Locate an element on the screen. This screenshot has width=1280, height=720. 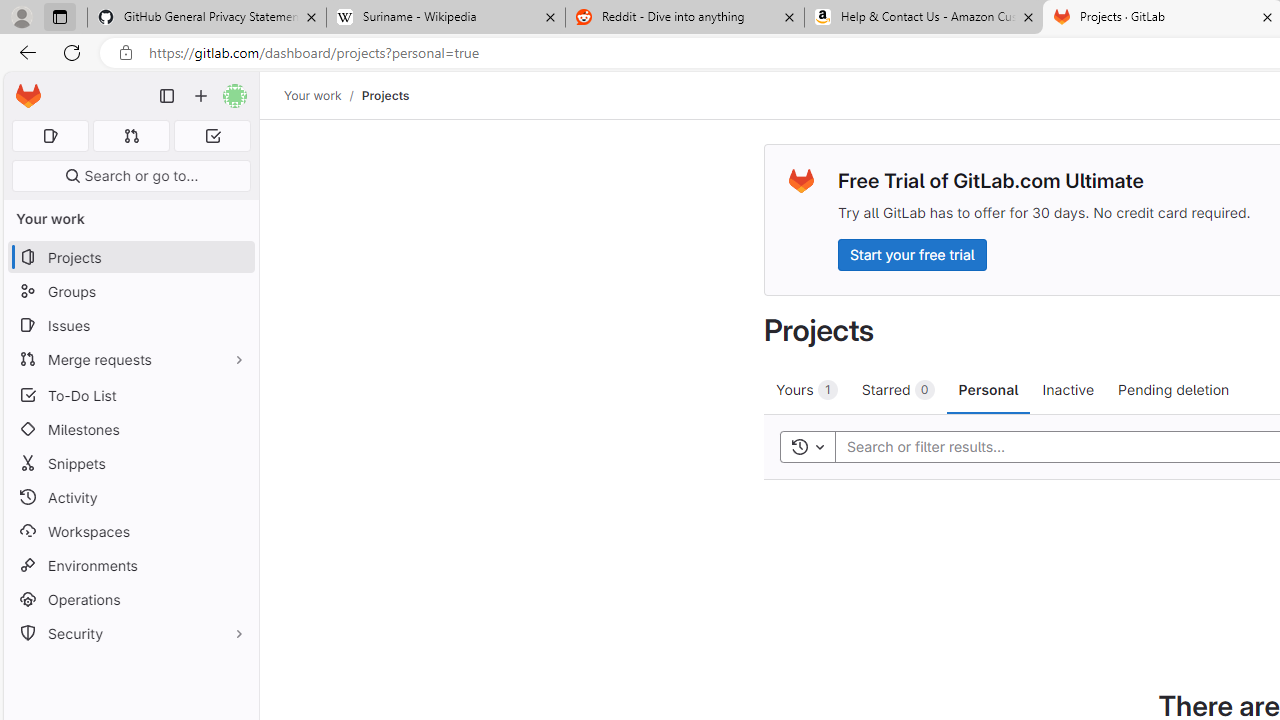
'Activity' is located at coordinates (130, 496).